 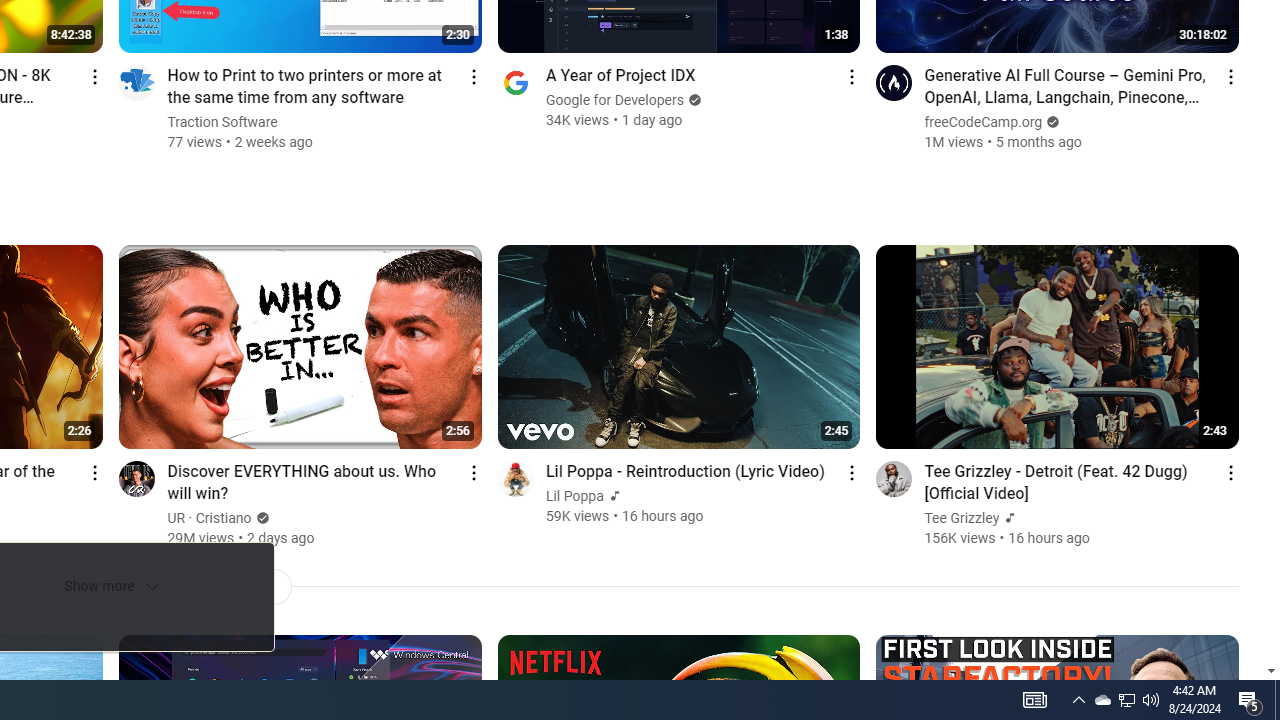 What do you see at coordinates (574, 495) in the screenshot?
I see `'Lil Poppa'` at bounding box center [574, 495].